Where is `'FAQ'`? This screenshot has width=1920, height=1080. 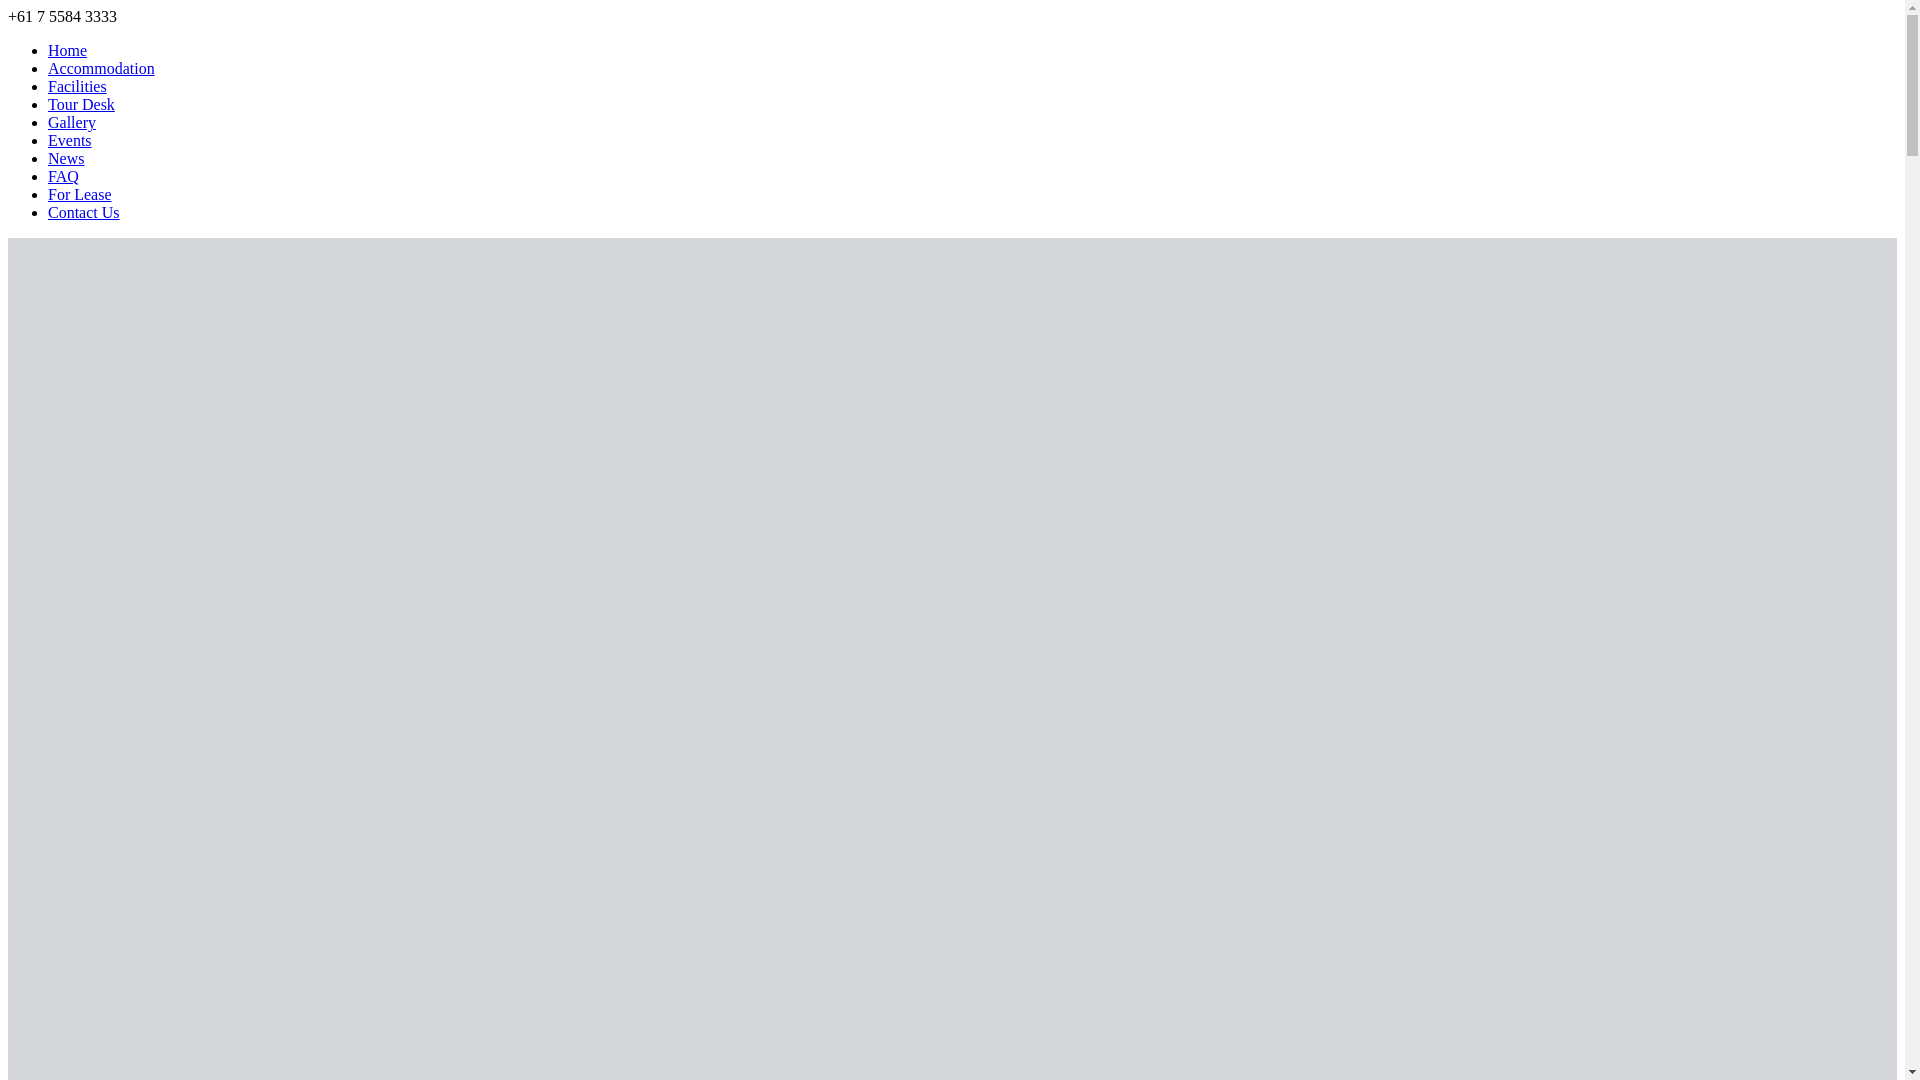
'FAQ' is located at coordinates (63, 175).